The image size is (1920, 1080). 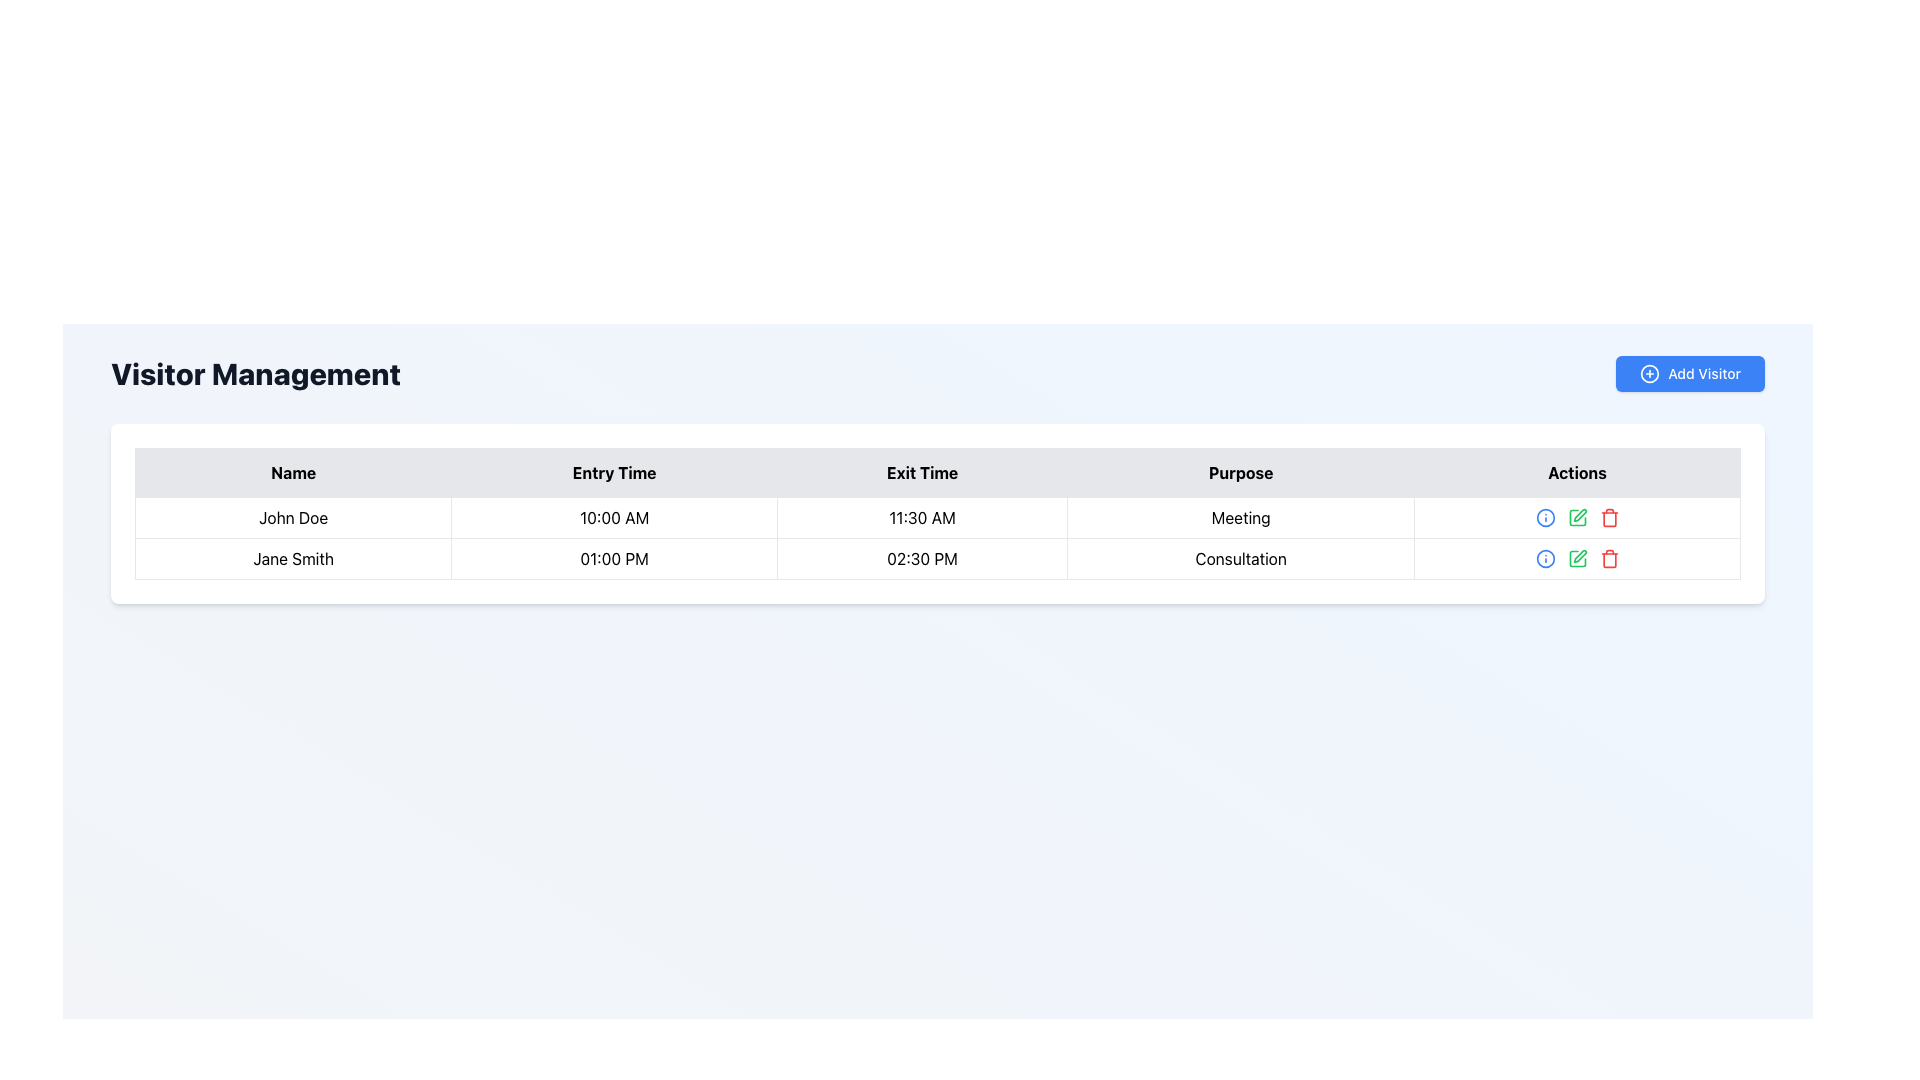 What do you see at coordinates (1609, 559) in the screenshot?
I see `the delete button located in the last column labeled 'Actions' in the second row of the table` at bounding box center [1609, 559].